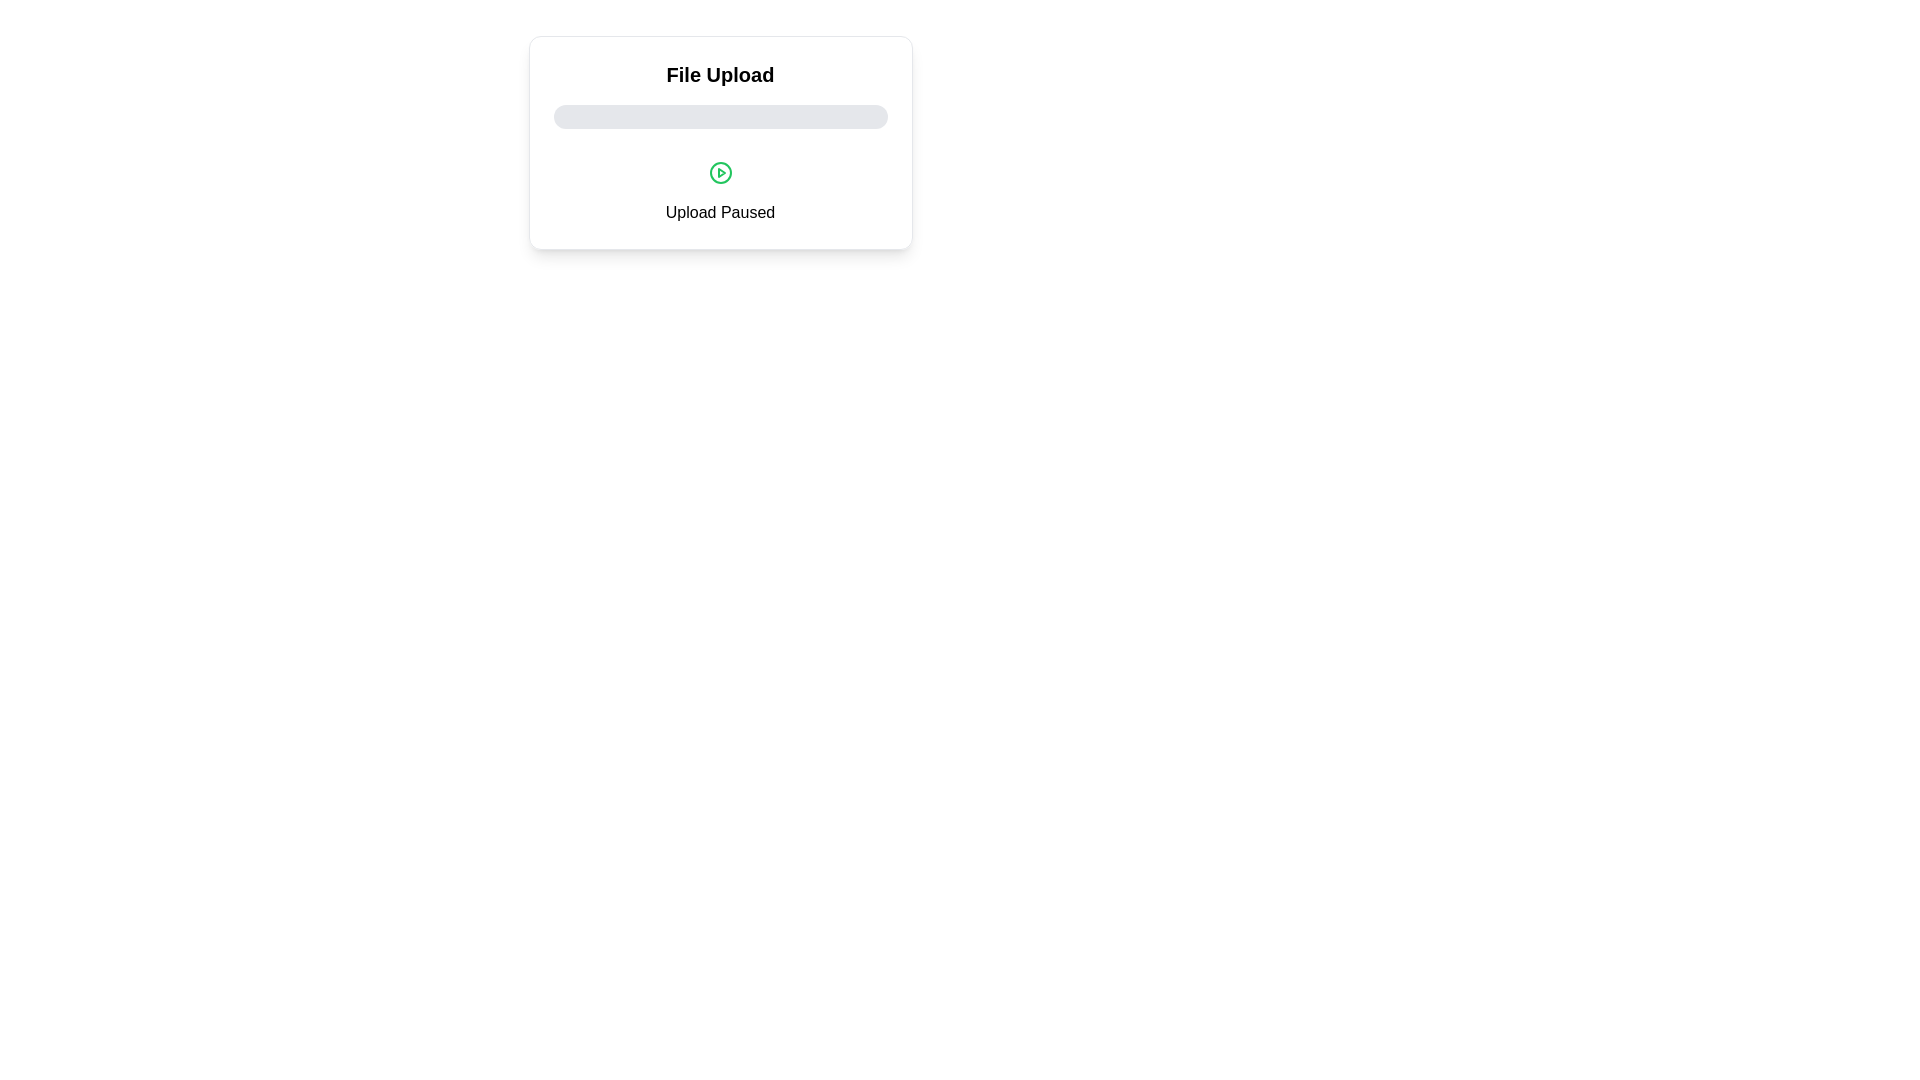 The image size is (1920, 1080). Describe the element at coordinates (720, 172) in the screenshot. I see `the outer circle of the play button icon, which is a decorative SVG graphic element located centrally within the interface` at that location.